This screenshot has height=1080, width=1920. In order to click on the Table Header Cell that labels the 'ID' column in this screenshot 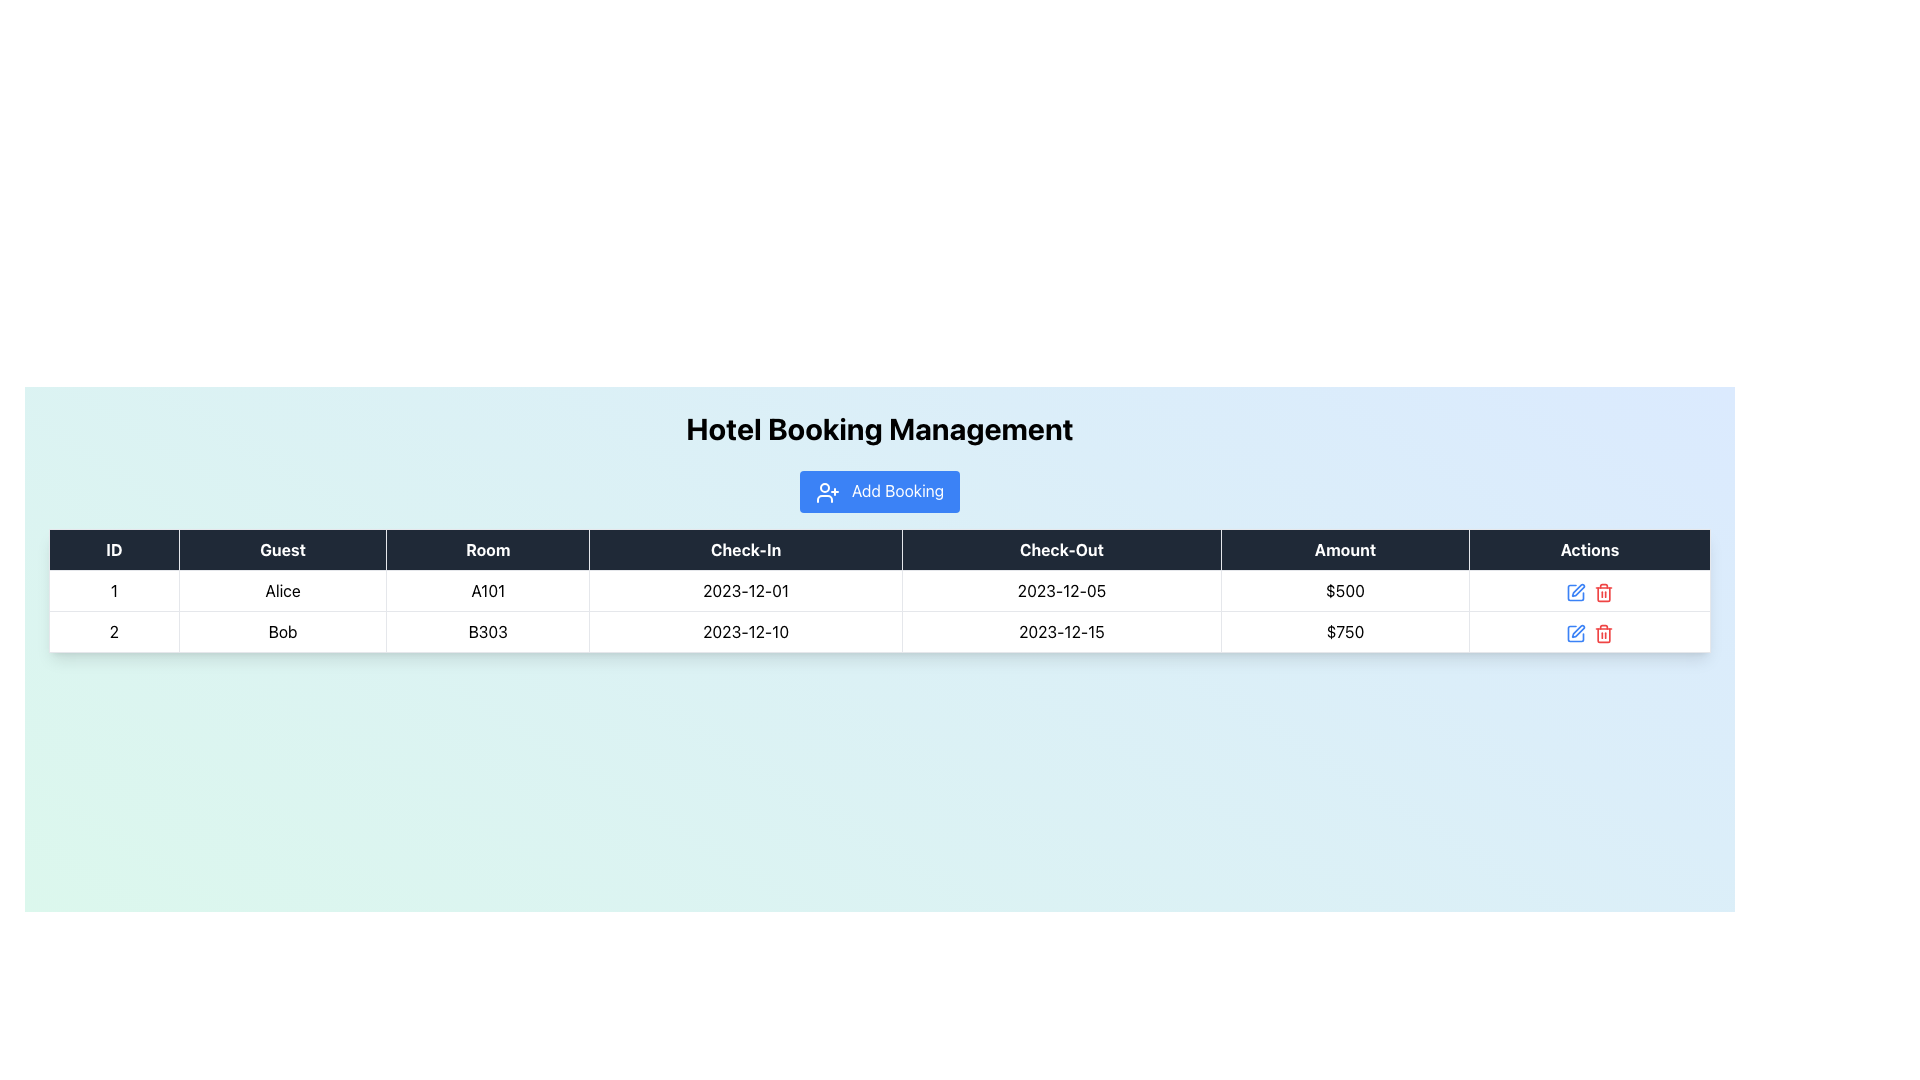, I will do `click(113, 549)`.